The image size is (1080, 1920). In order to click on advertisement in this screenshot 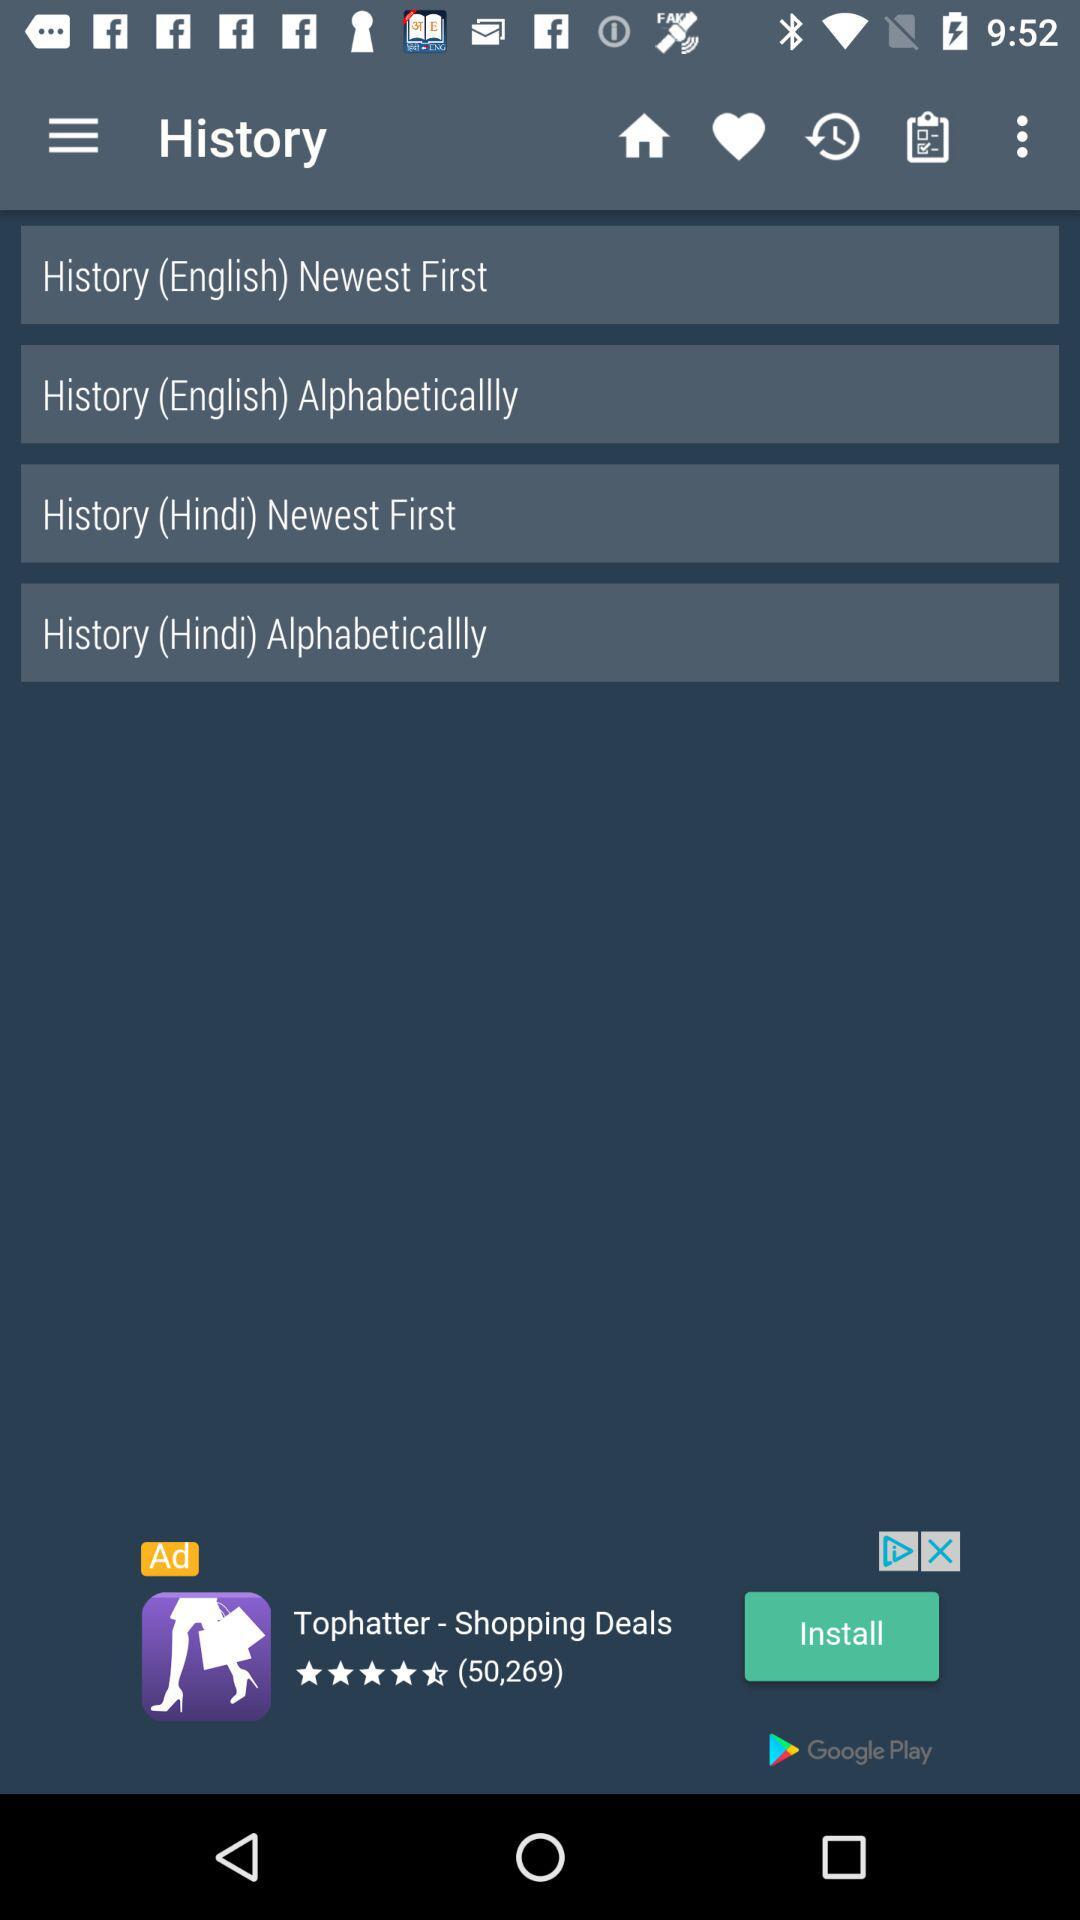, I will do `click(540, 1662)`.